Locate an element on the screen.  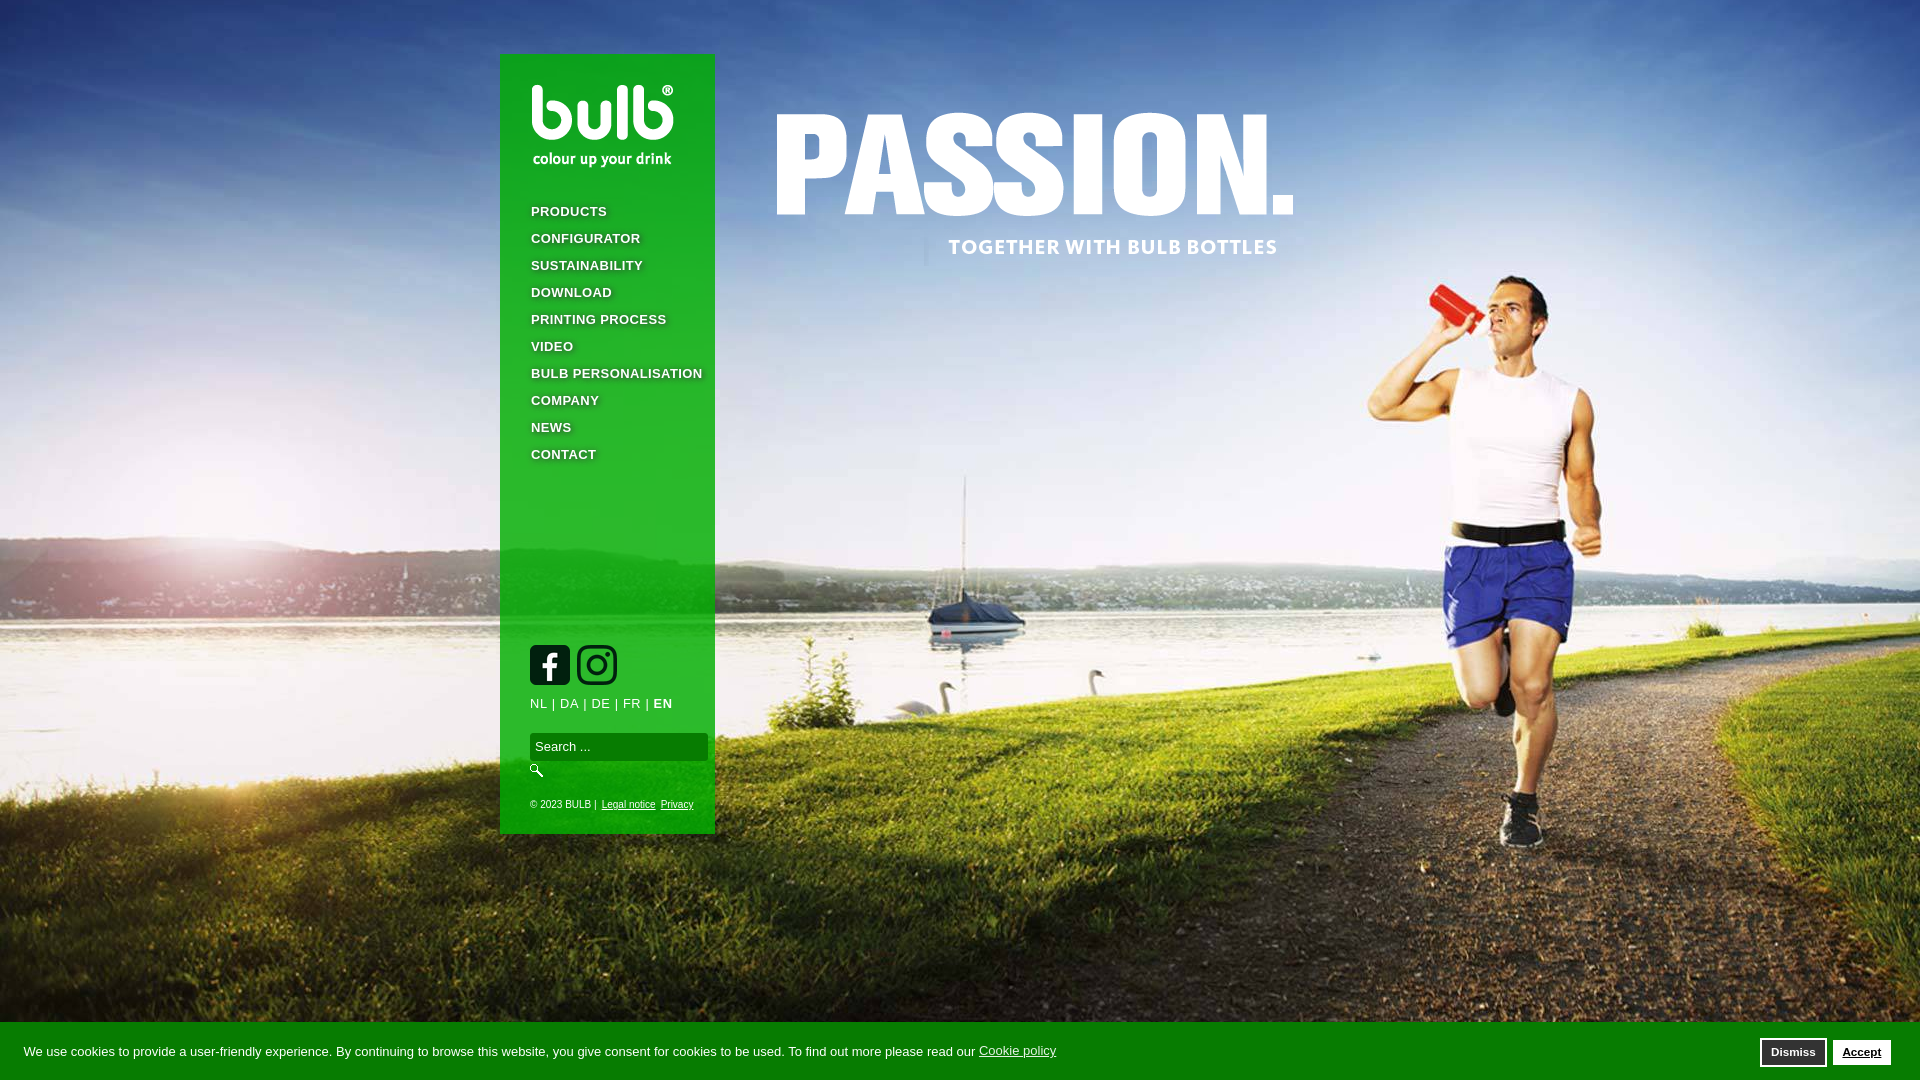
'VIDEO' is located at coordinates (606, 345).